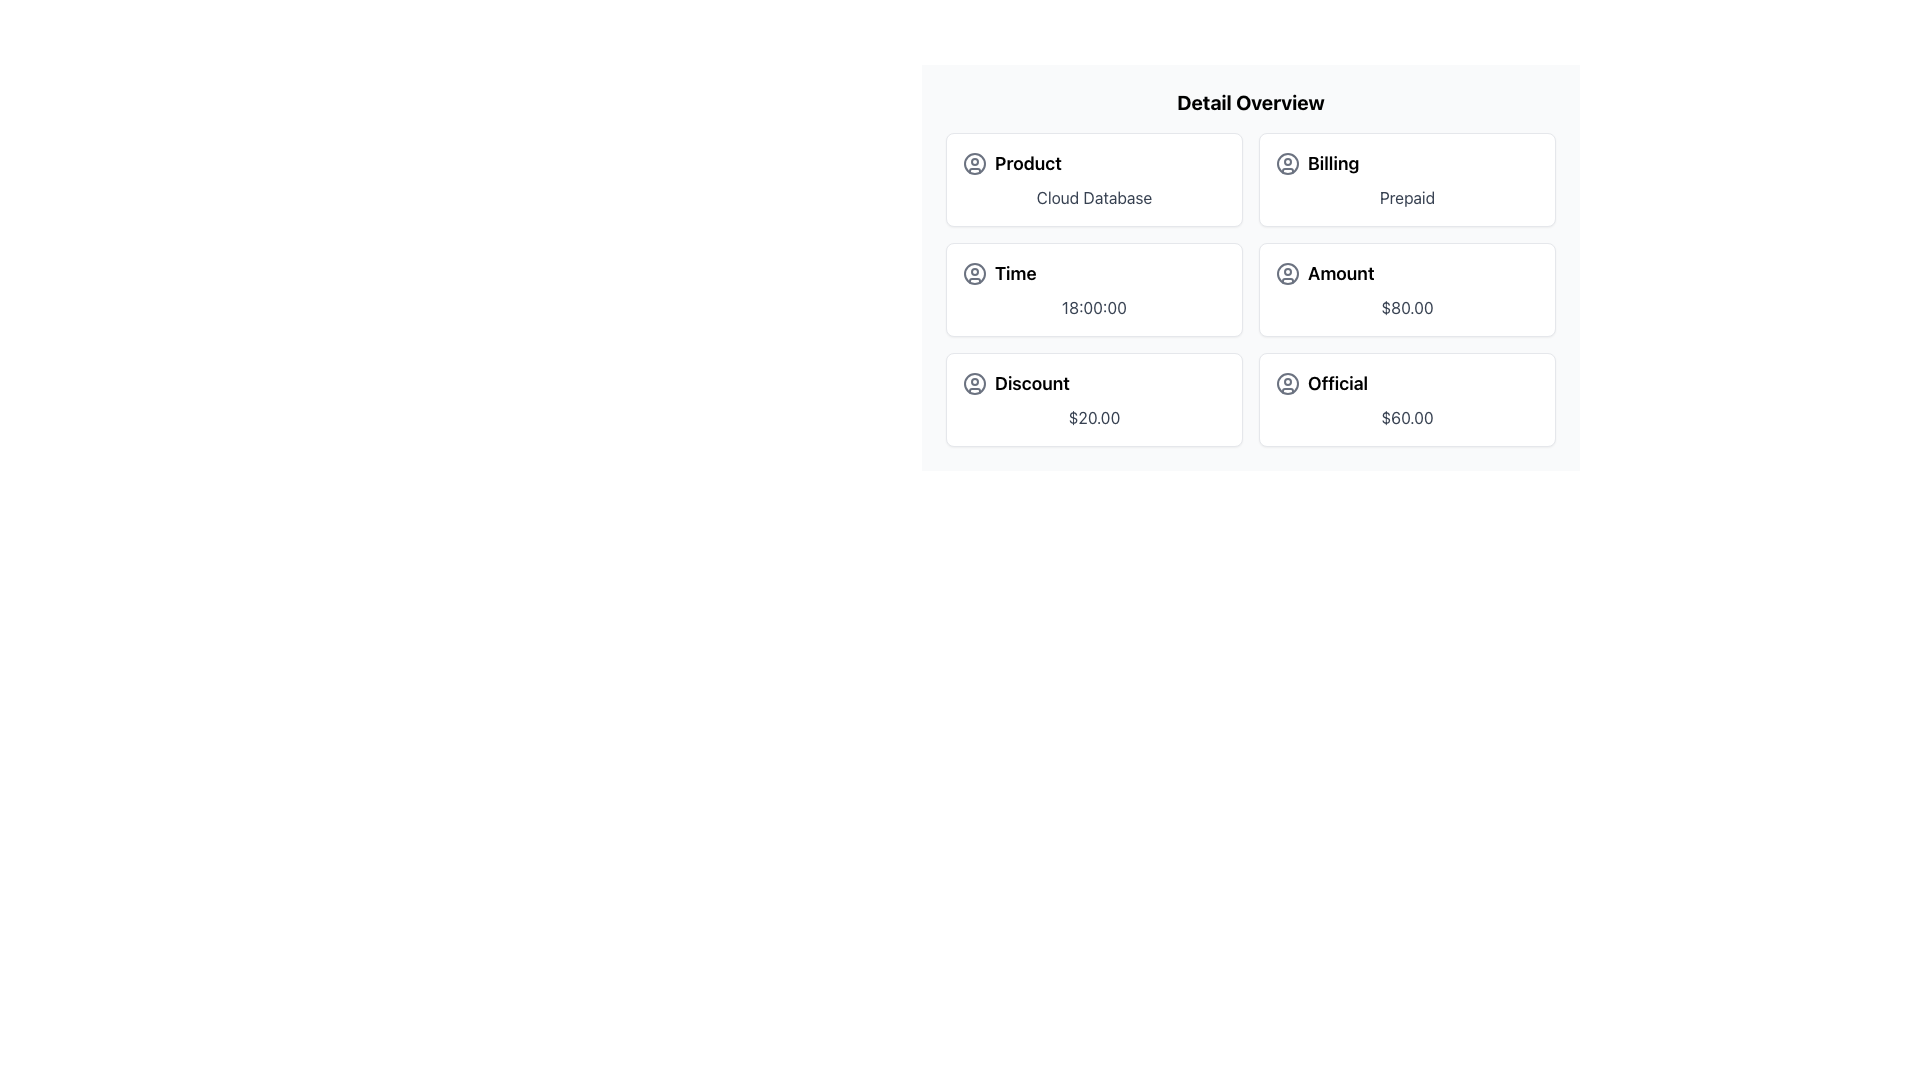 This screenshot has height=1080, width=1920. I want to click on the 'Product' text label, which is styled in bold and slightly enlarged font, located in the first item of a grid layout, next to a user profile icon and above the 'Cloud Database' description, so click(1028, 163).